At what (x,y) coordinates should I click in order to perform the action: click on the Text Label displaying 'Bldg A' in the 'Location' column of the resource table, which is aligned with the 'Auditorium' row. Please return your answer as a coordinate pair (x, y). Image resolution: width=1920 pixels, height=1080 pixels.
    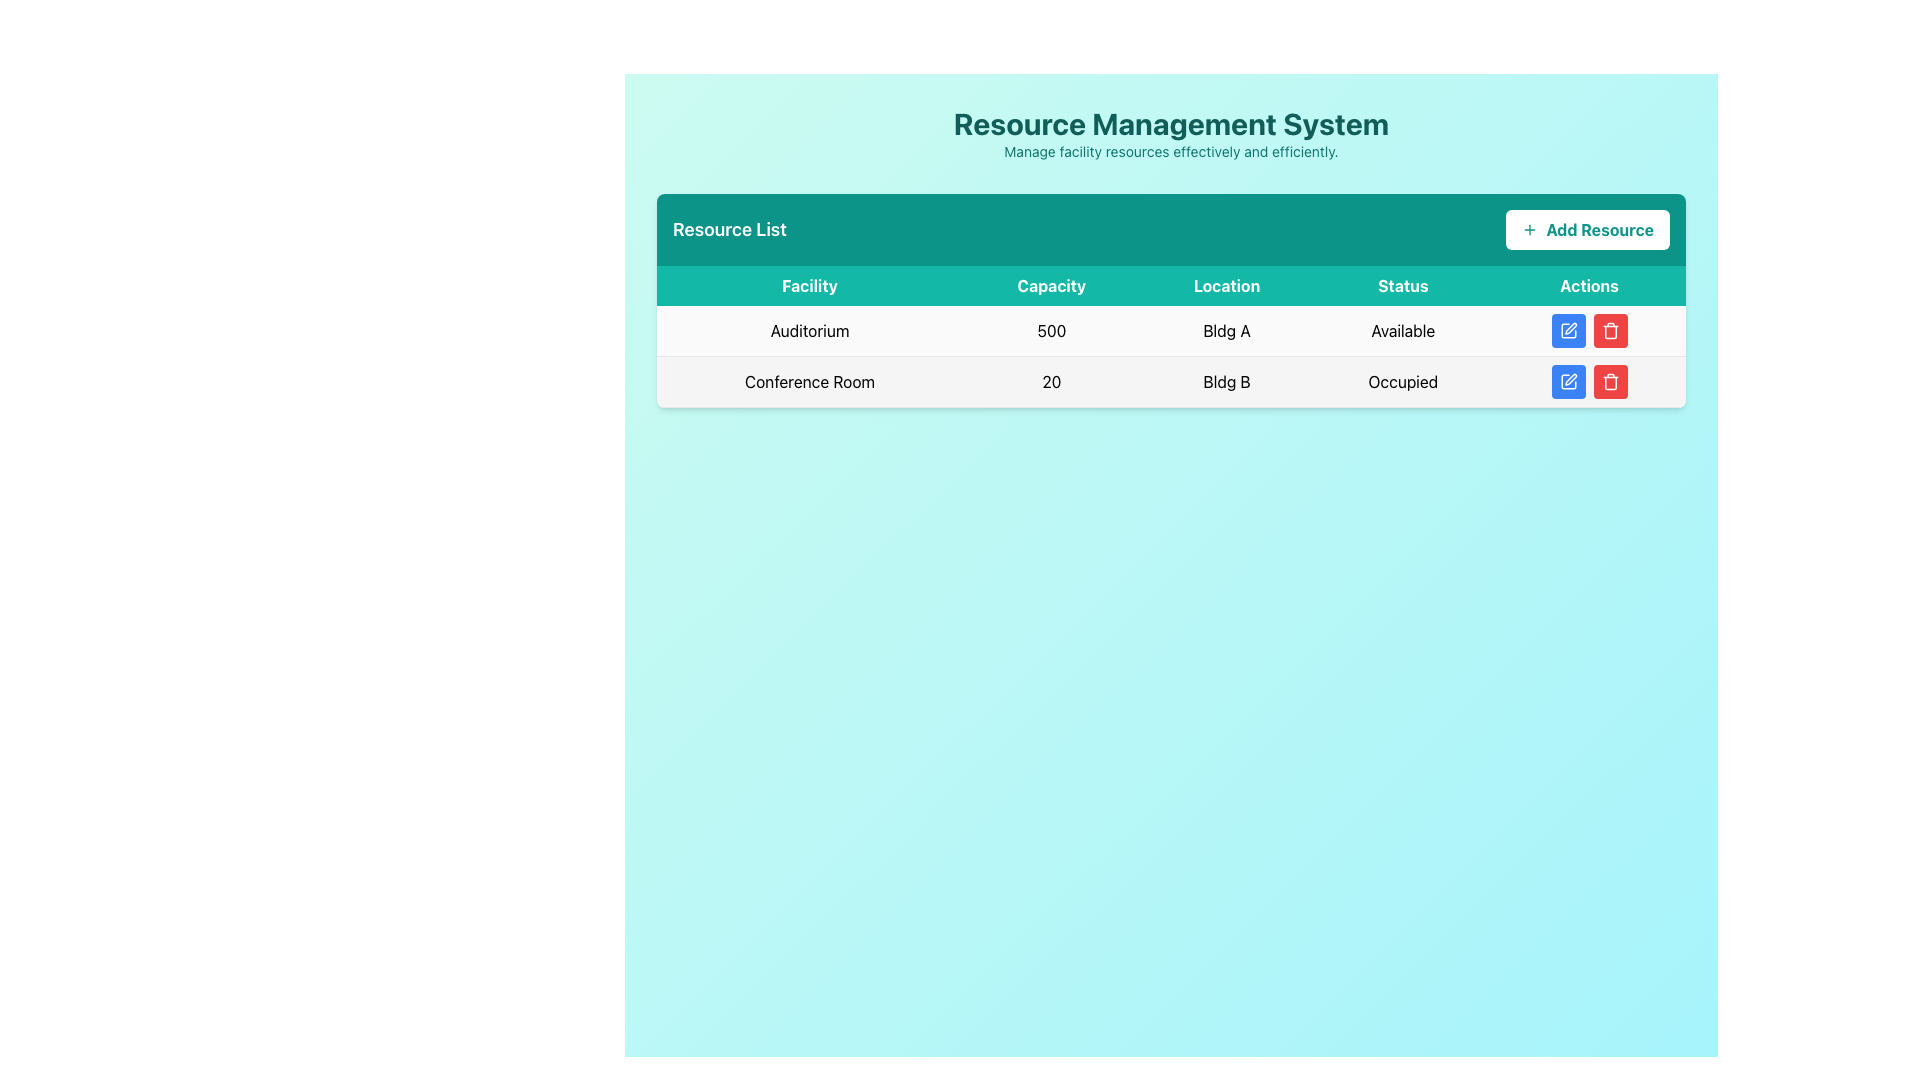
    Looking at the image, I should click on (1226, 330).